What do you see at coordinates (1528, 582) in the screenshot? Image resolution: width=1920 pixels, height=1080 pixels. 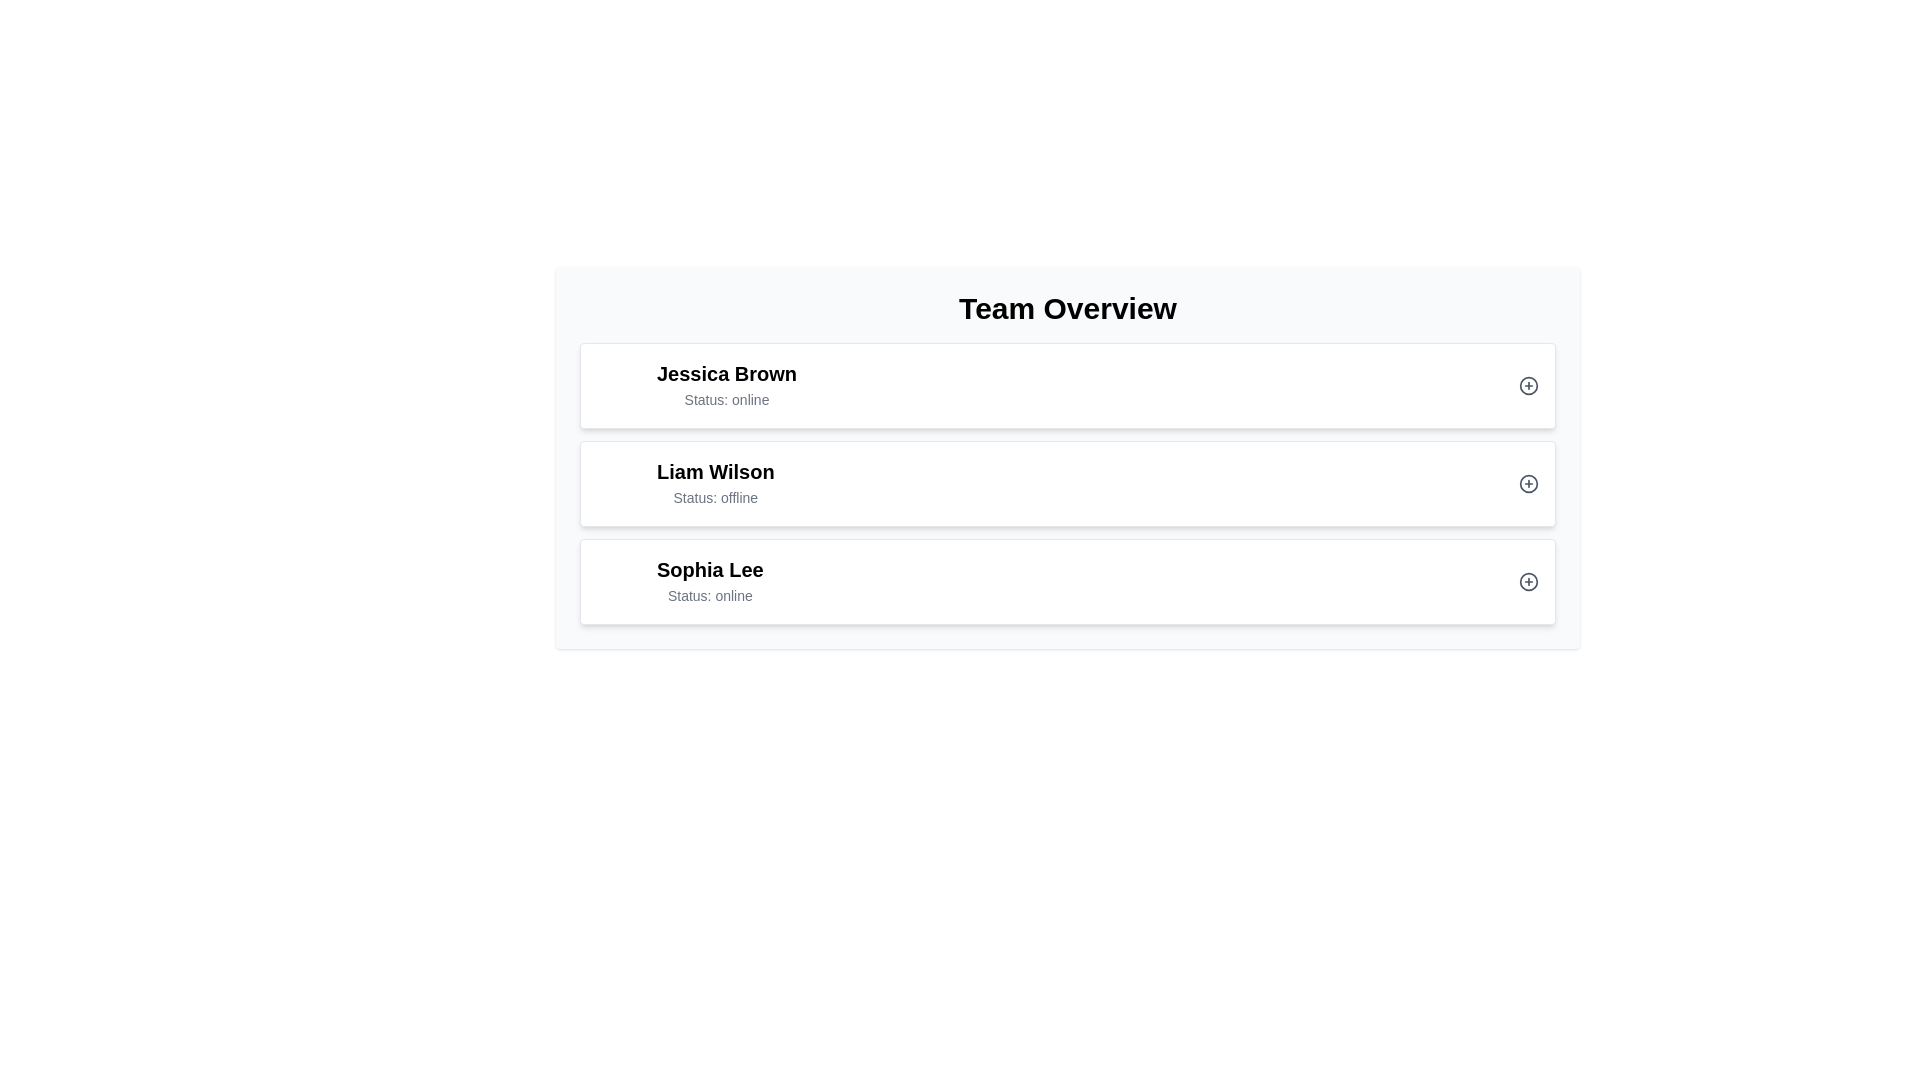 I see `the interactive button located on the far-right edge of the list items corresponding to 'Sophia Lee' in the third row` at bounding box center [1528, 582].